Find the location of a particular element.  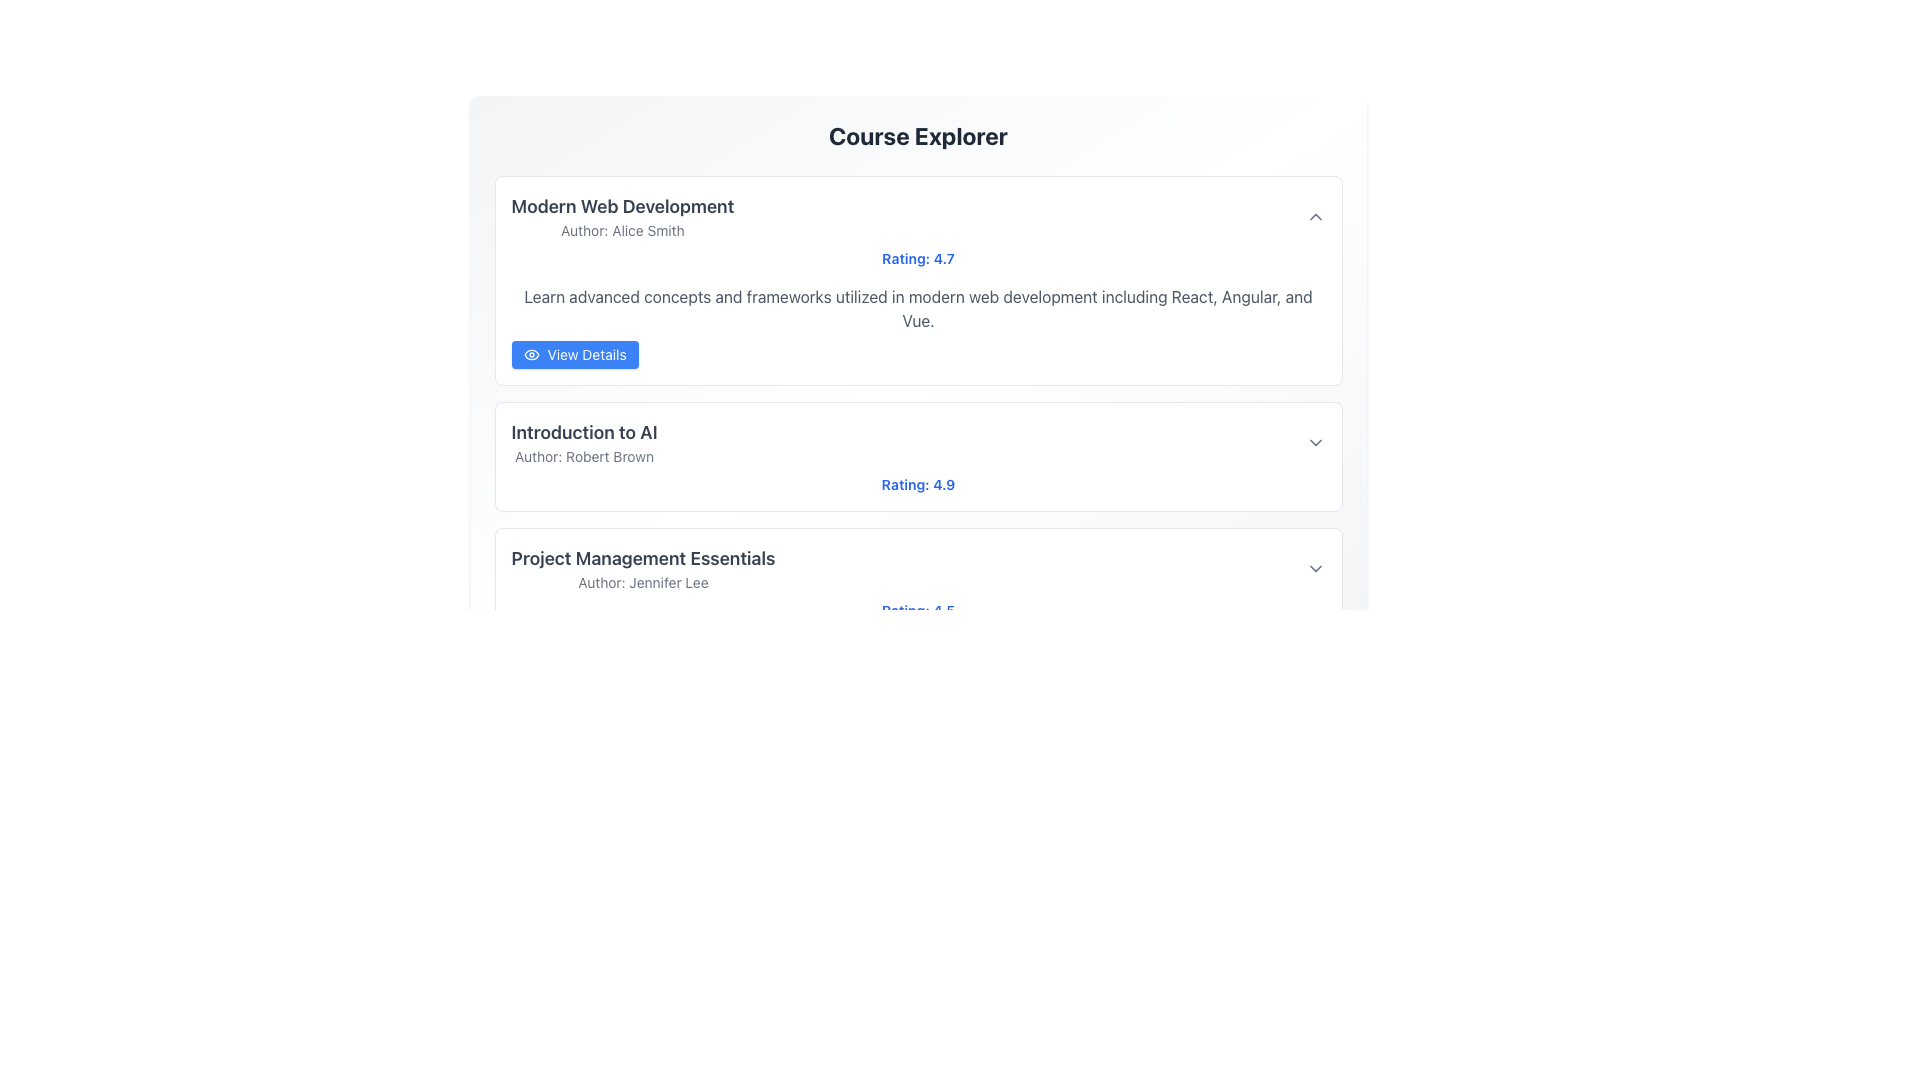

the non-interactive text label displaying the rating score for the course 'Modern Web Development', located near the top-middle section of the interface is located at coordinates (917, 257).